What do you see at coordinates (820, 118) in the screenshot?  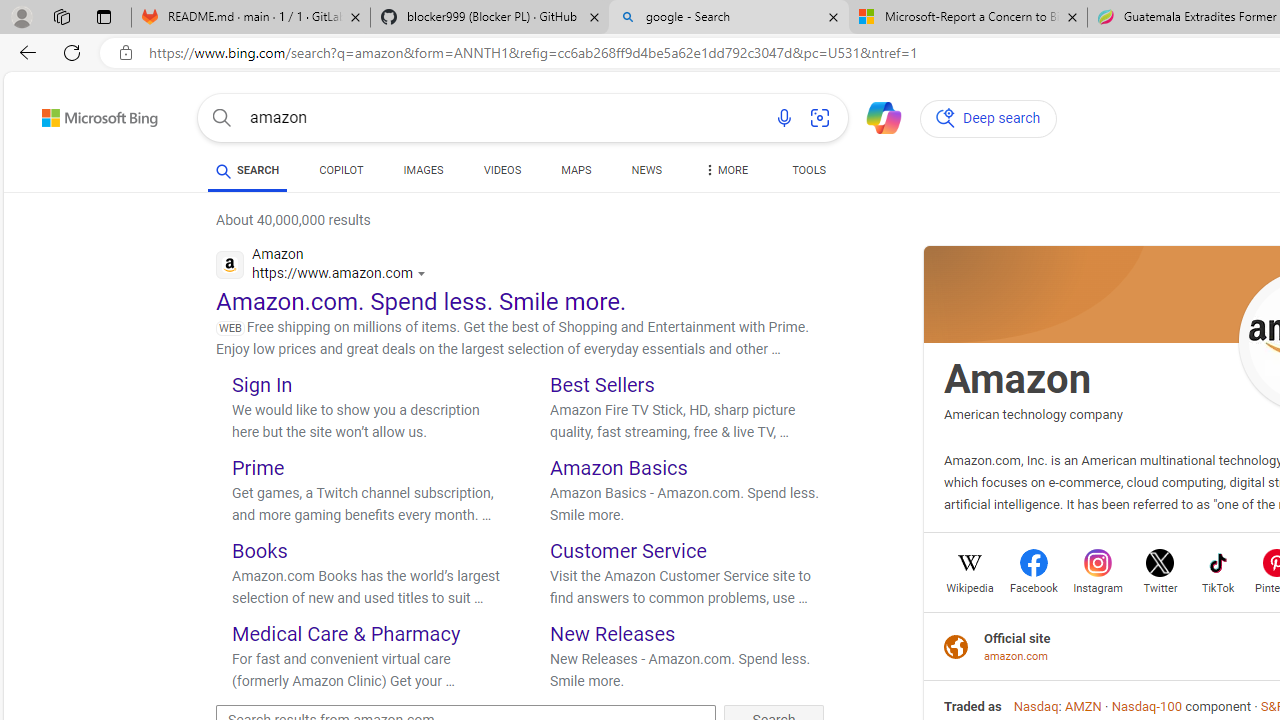 I see `'Search using an image'` at bounding box center [820, 118].